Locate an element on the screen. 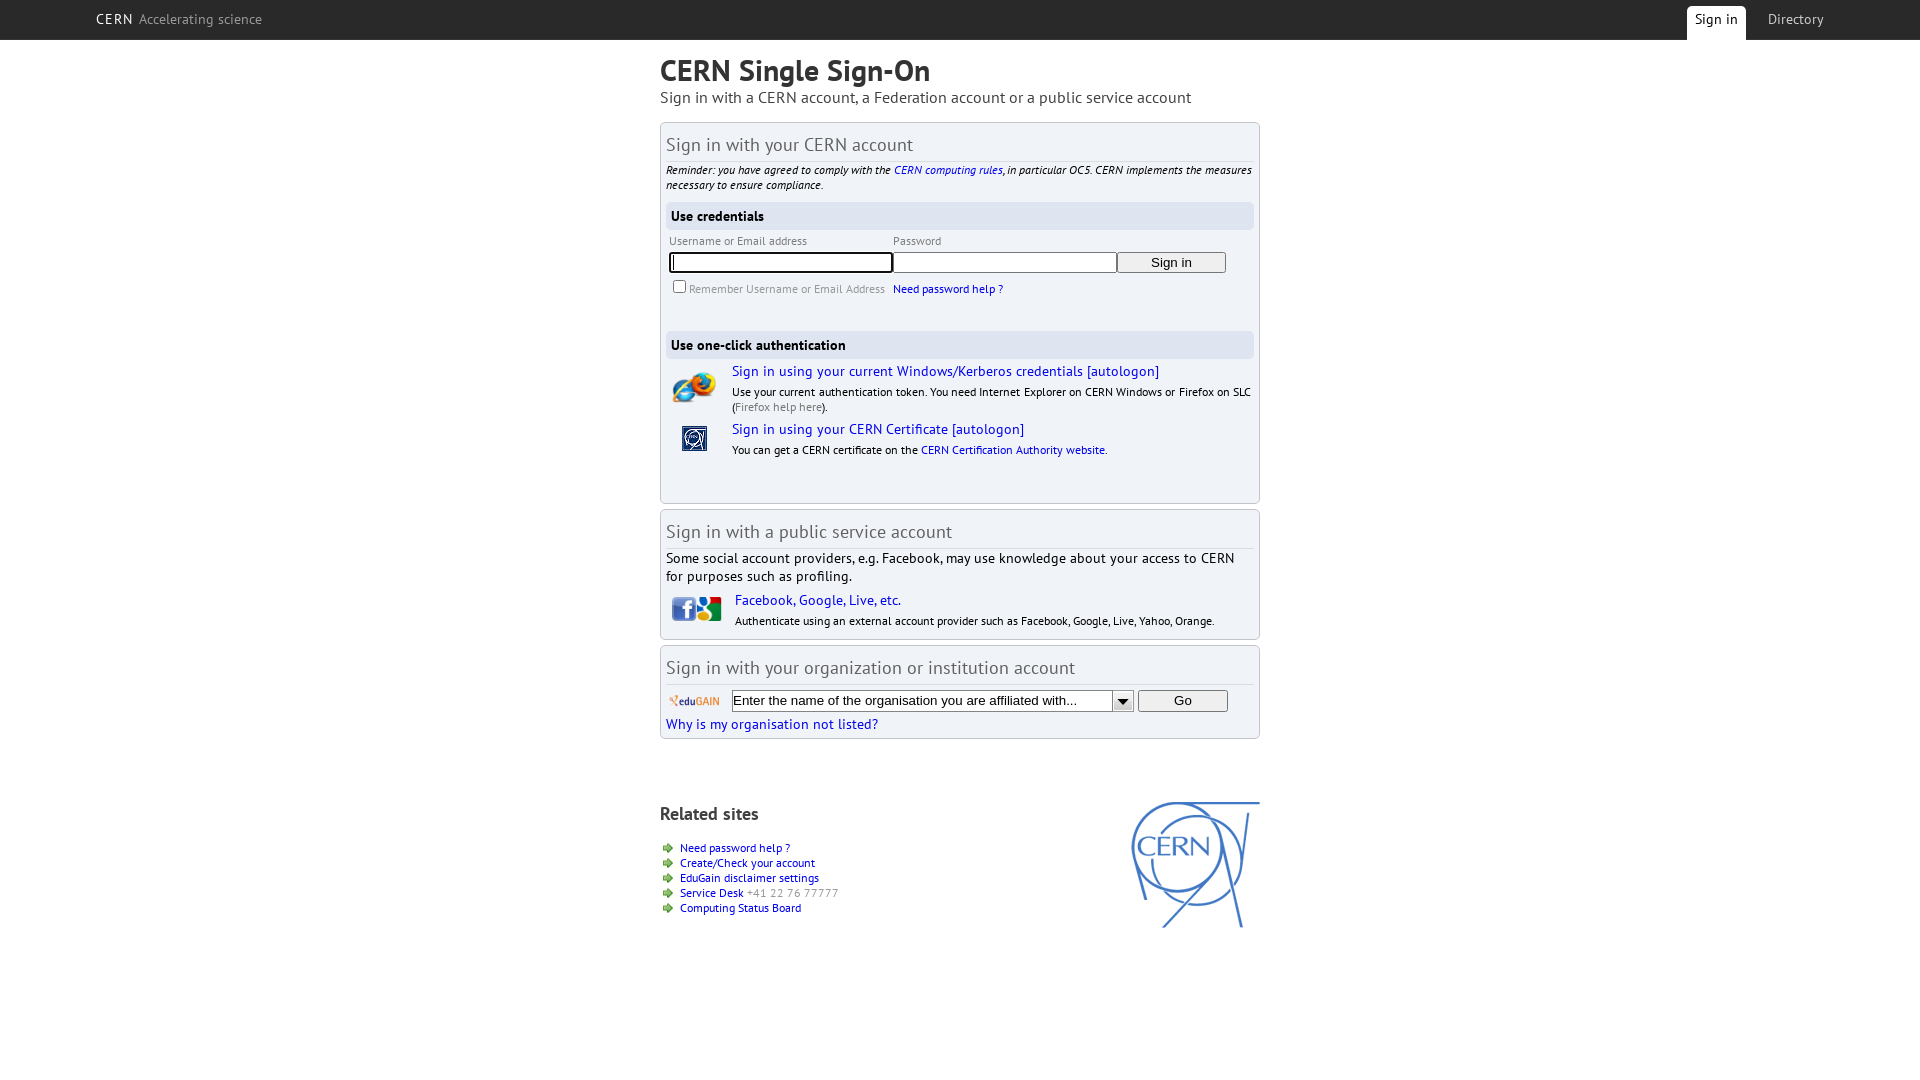 The image size is (1920, 1080). 'Computing Status Board' is located at coordinates (739, 907).